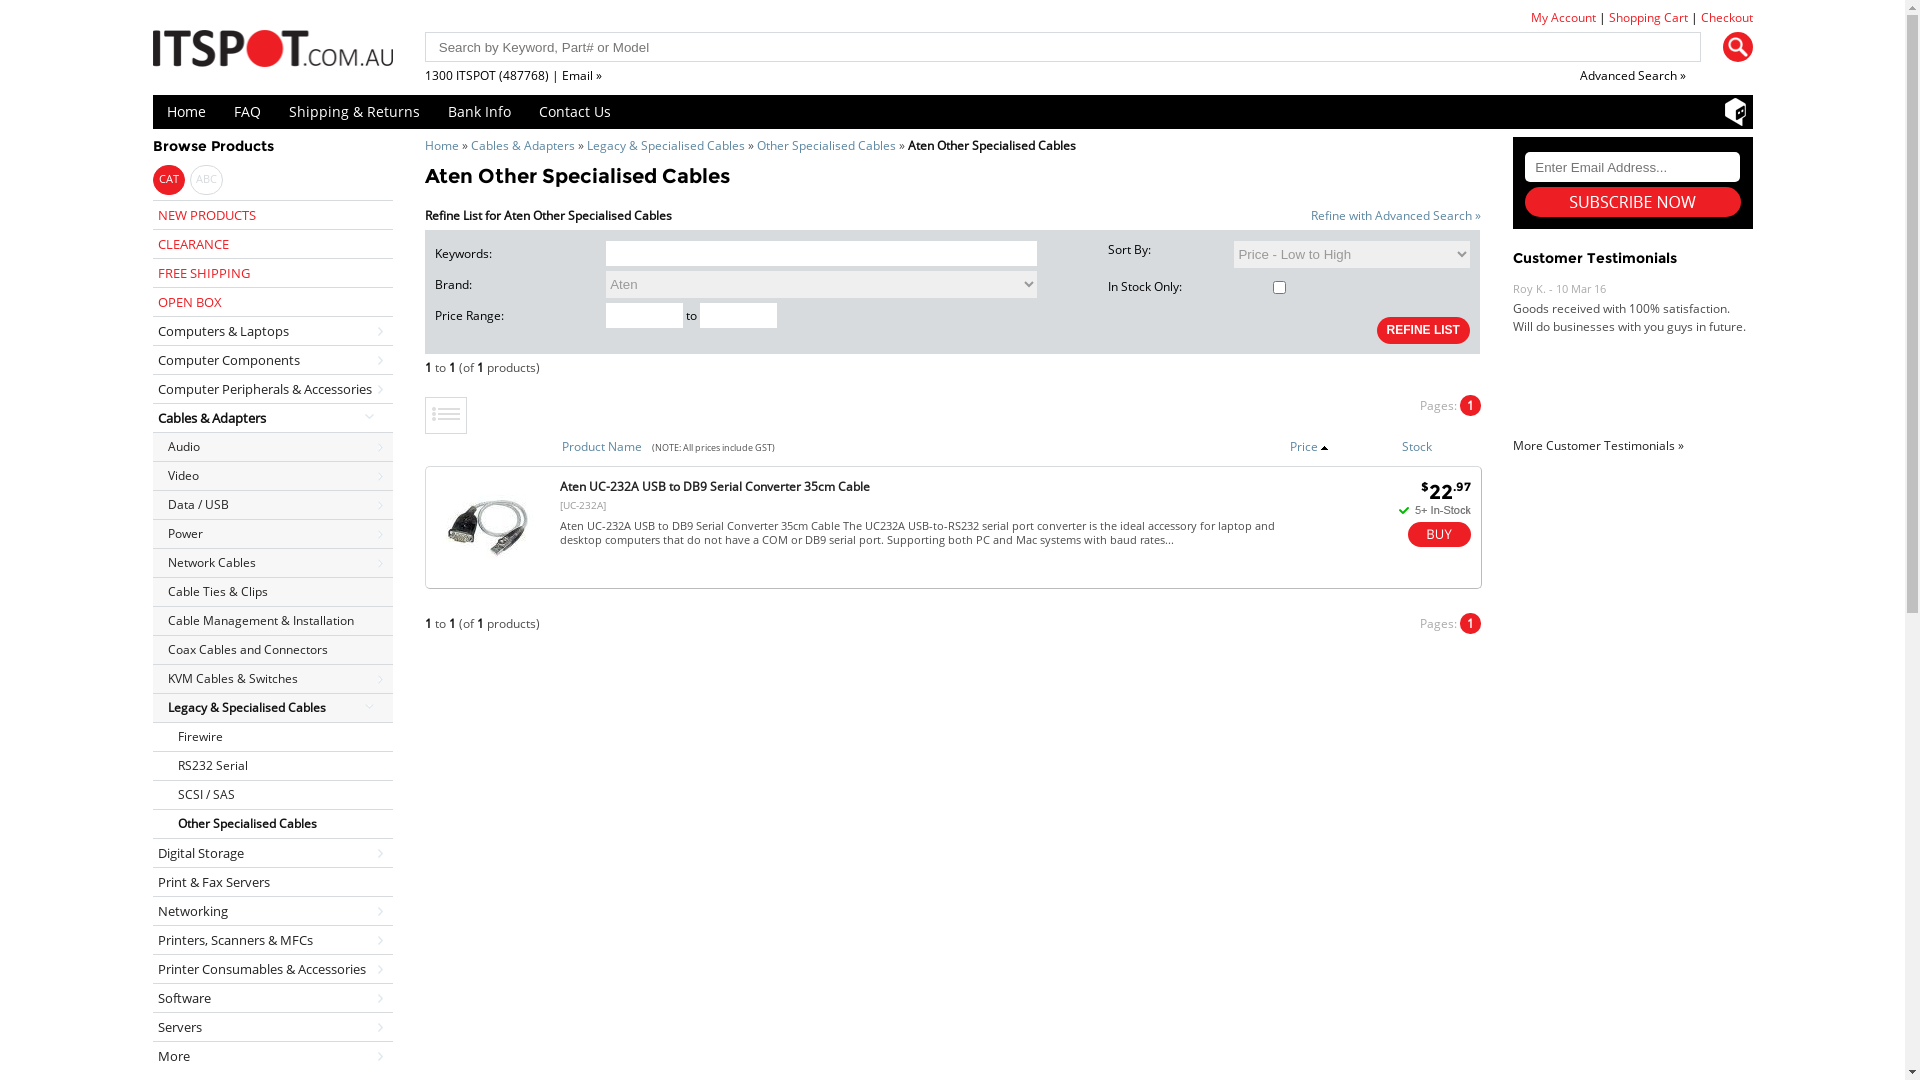  Describe the element at coordinates (271, 997) in the screenshot. I see `'Software'` at that location.